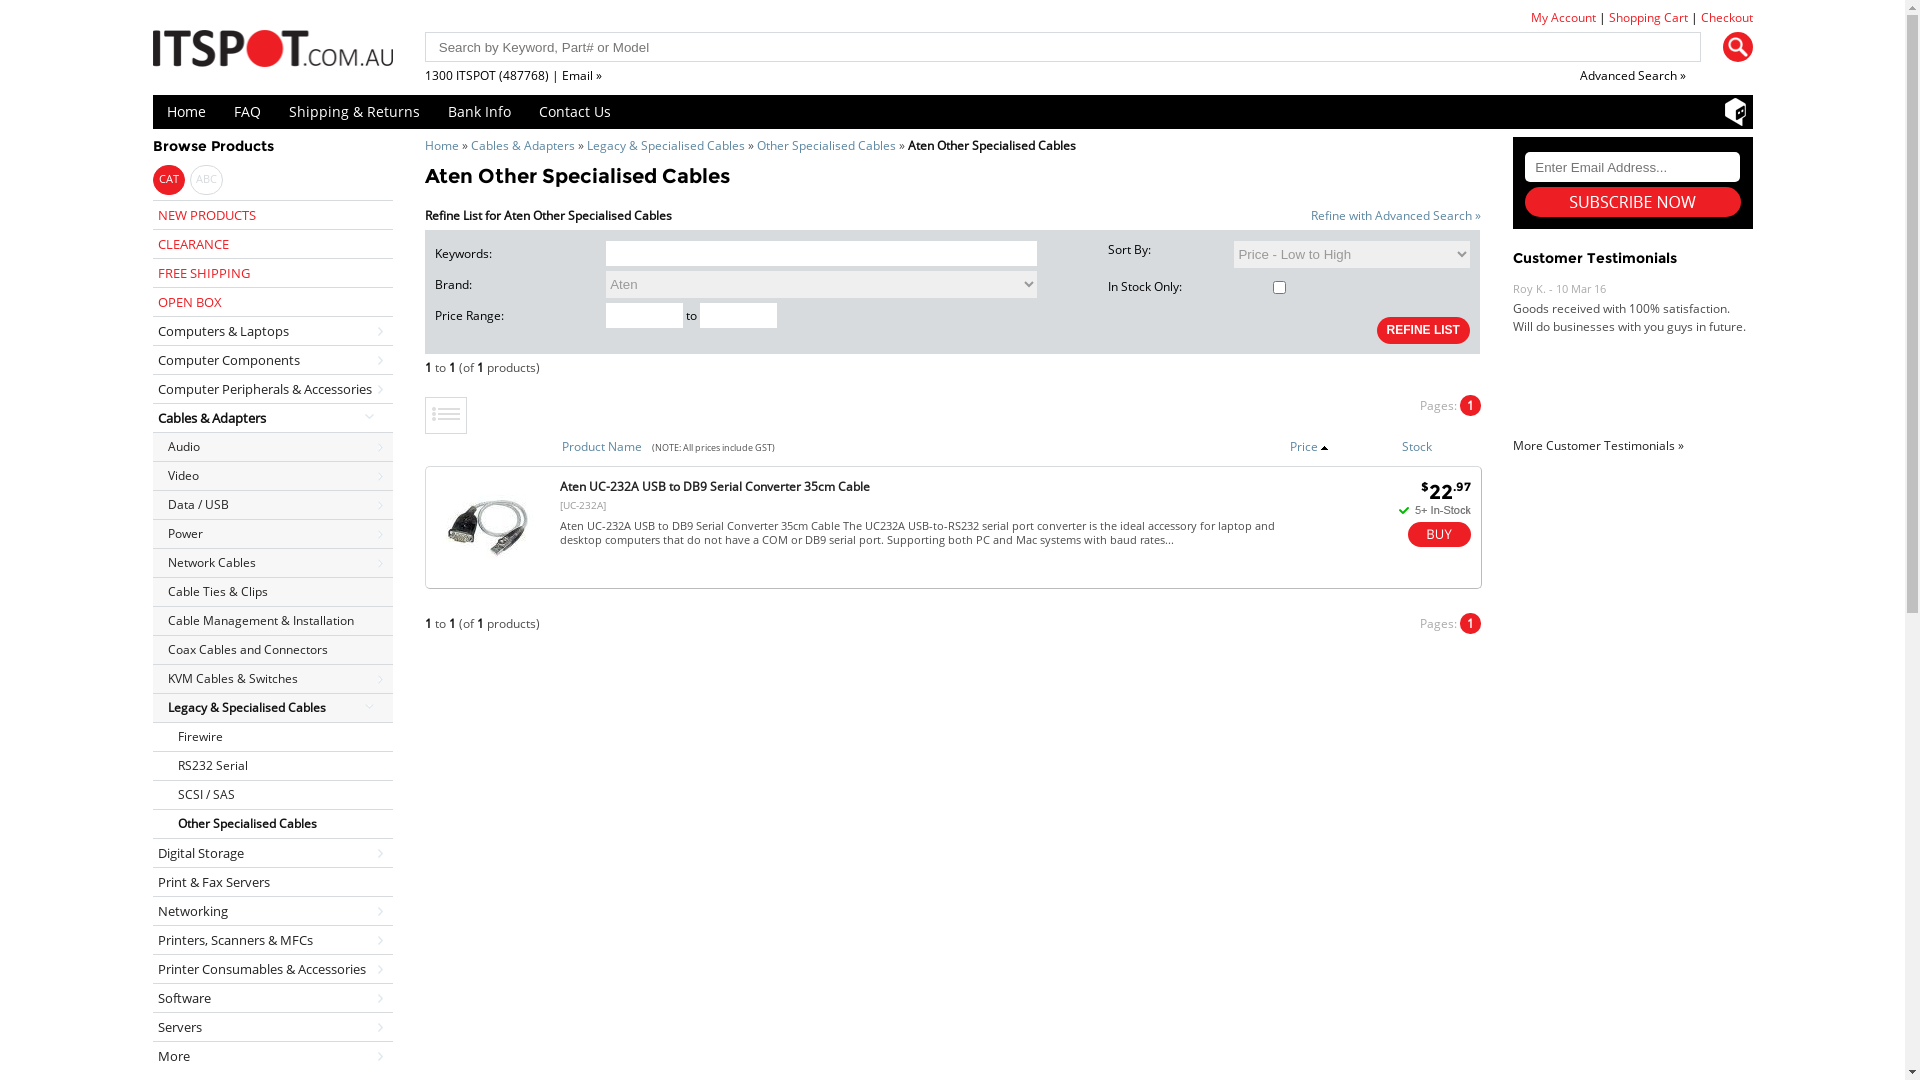  Describe the element at coordinates (271, 997) in the screenshot. I see `'Software'` at that location.